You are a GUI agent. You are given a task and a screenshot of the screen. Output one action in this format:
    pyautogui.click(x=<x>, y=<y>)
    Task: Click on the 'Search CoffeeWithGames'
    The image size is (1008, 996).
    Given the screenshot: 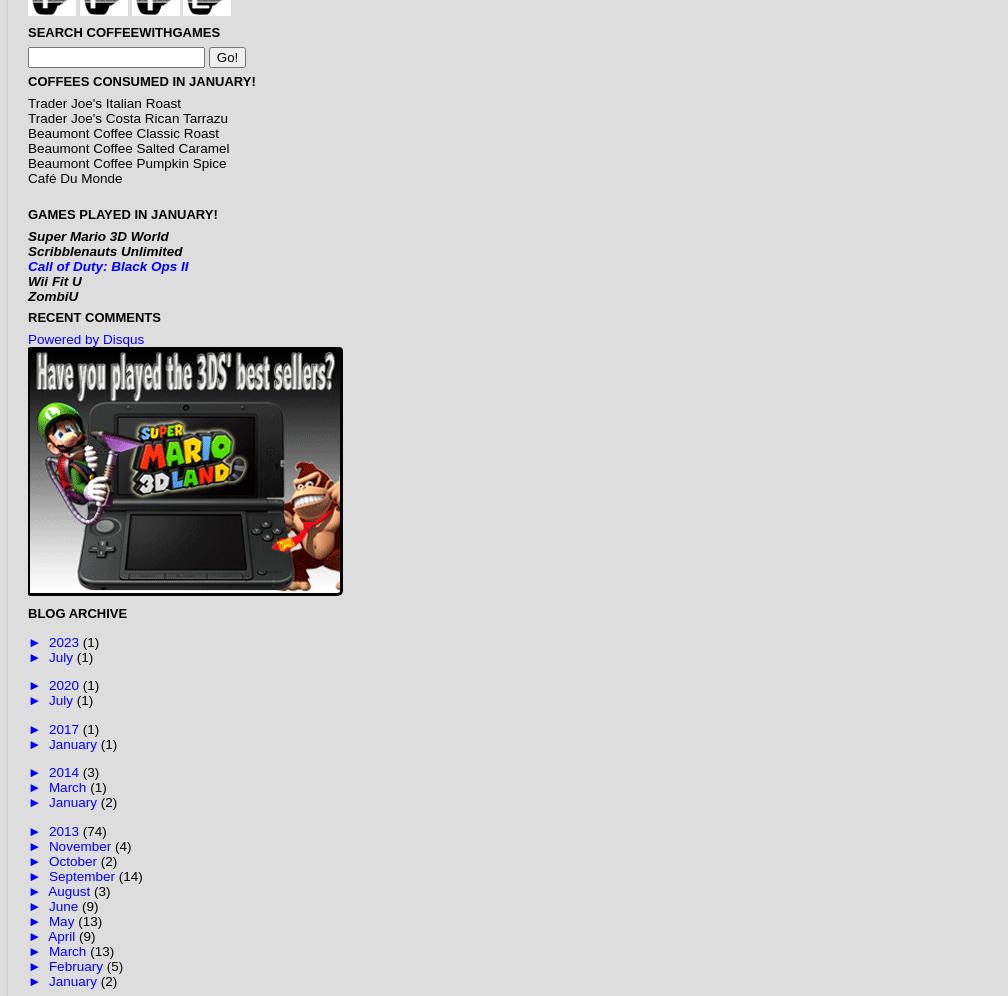 What is the action you would take?
    pyautogui.click(x=28, y=32)
    